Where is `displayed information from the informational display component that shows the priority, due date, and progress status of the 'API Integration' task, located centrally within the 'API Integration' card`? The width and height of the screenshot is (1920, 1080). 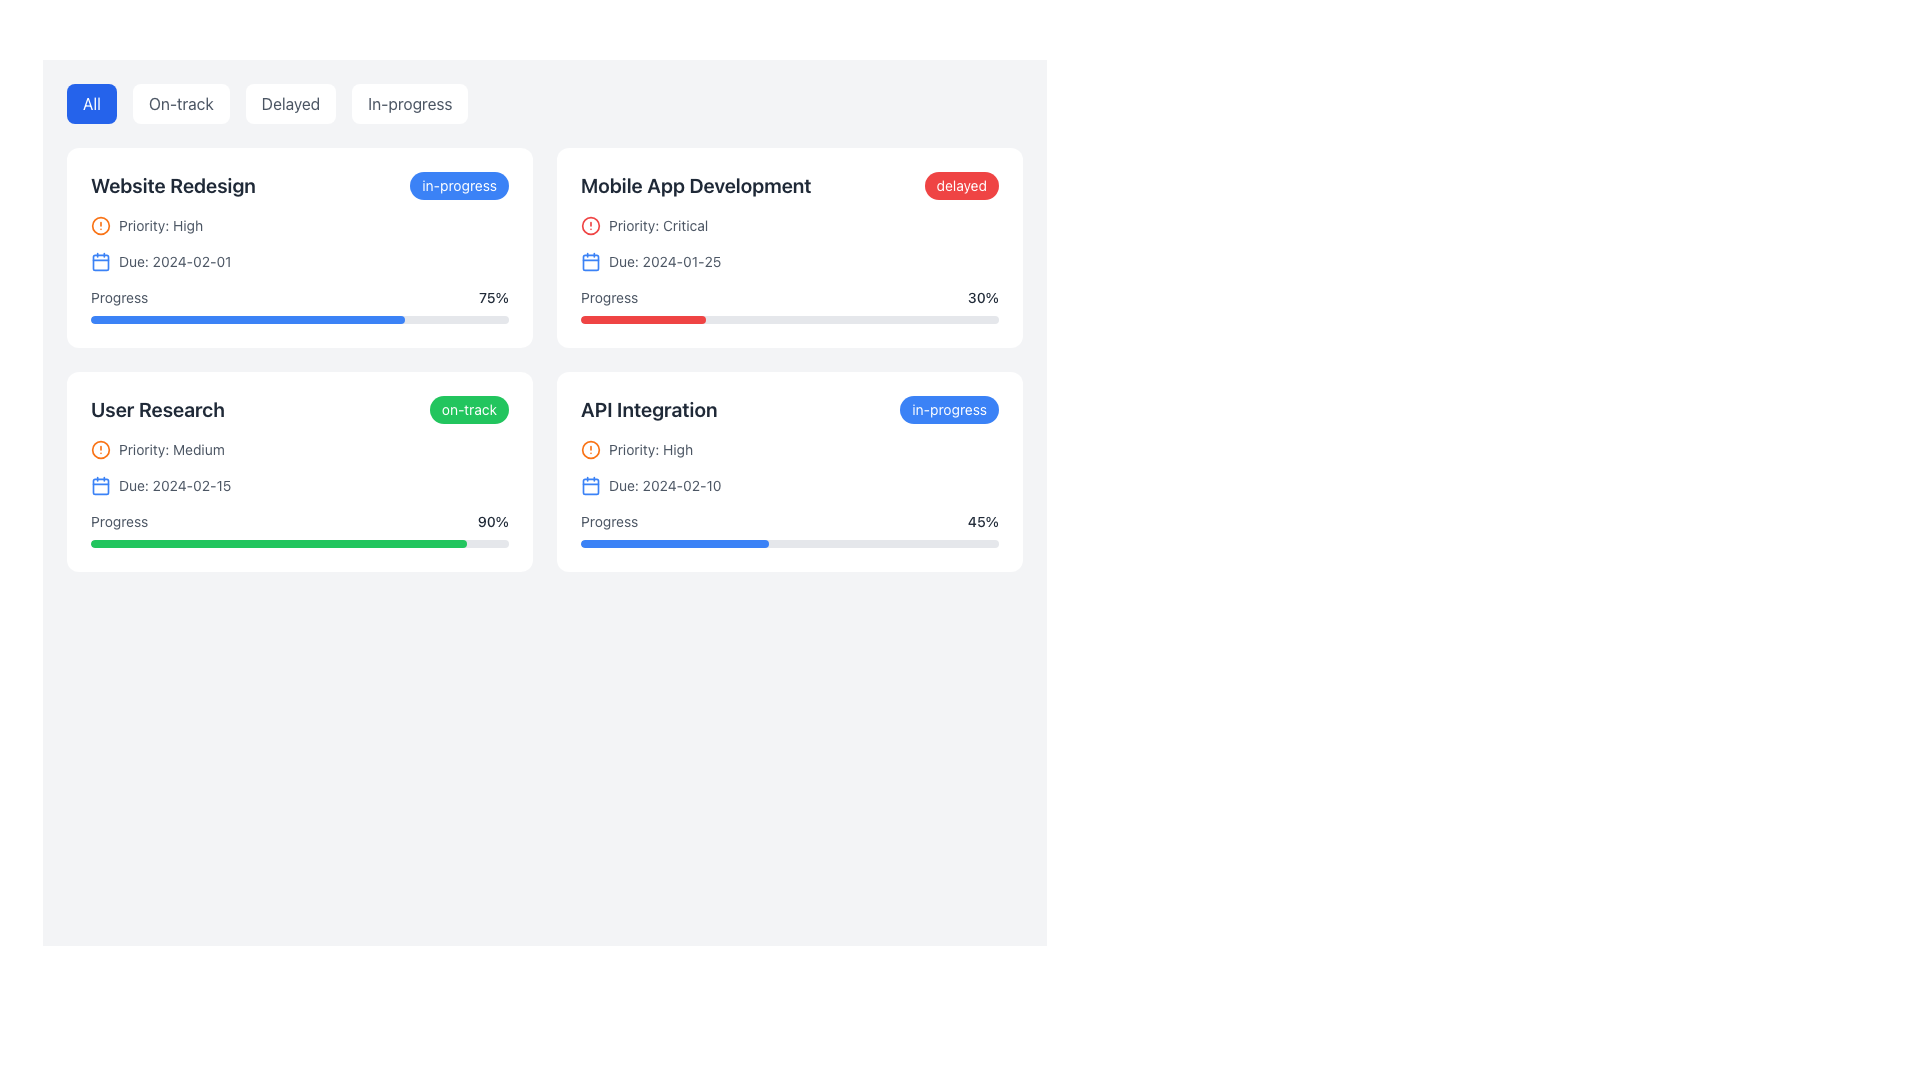 displayed information from the informational display component that shows the priority, due date, and progress status of the 'API Integration' task, located centrally within the 'API Integration' card is located at coordinates (789, 493).